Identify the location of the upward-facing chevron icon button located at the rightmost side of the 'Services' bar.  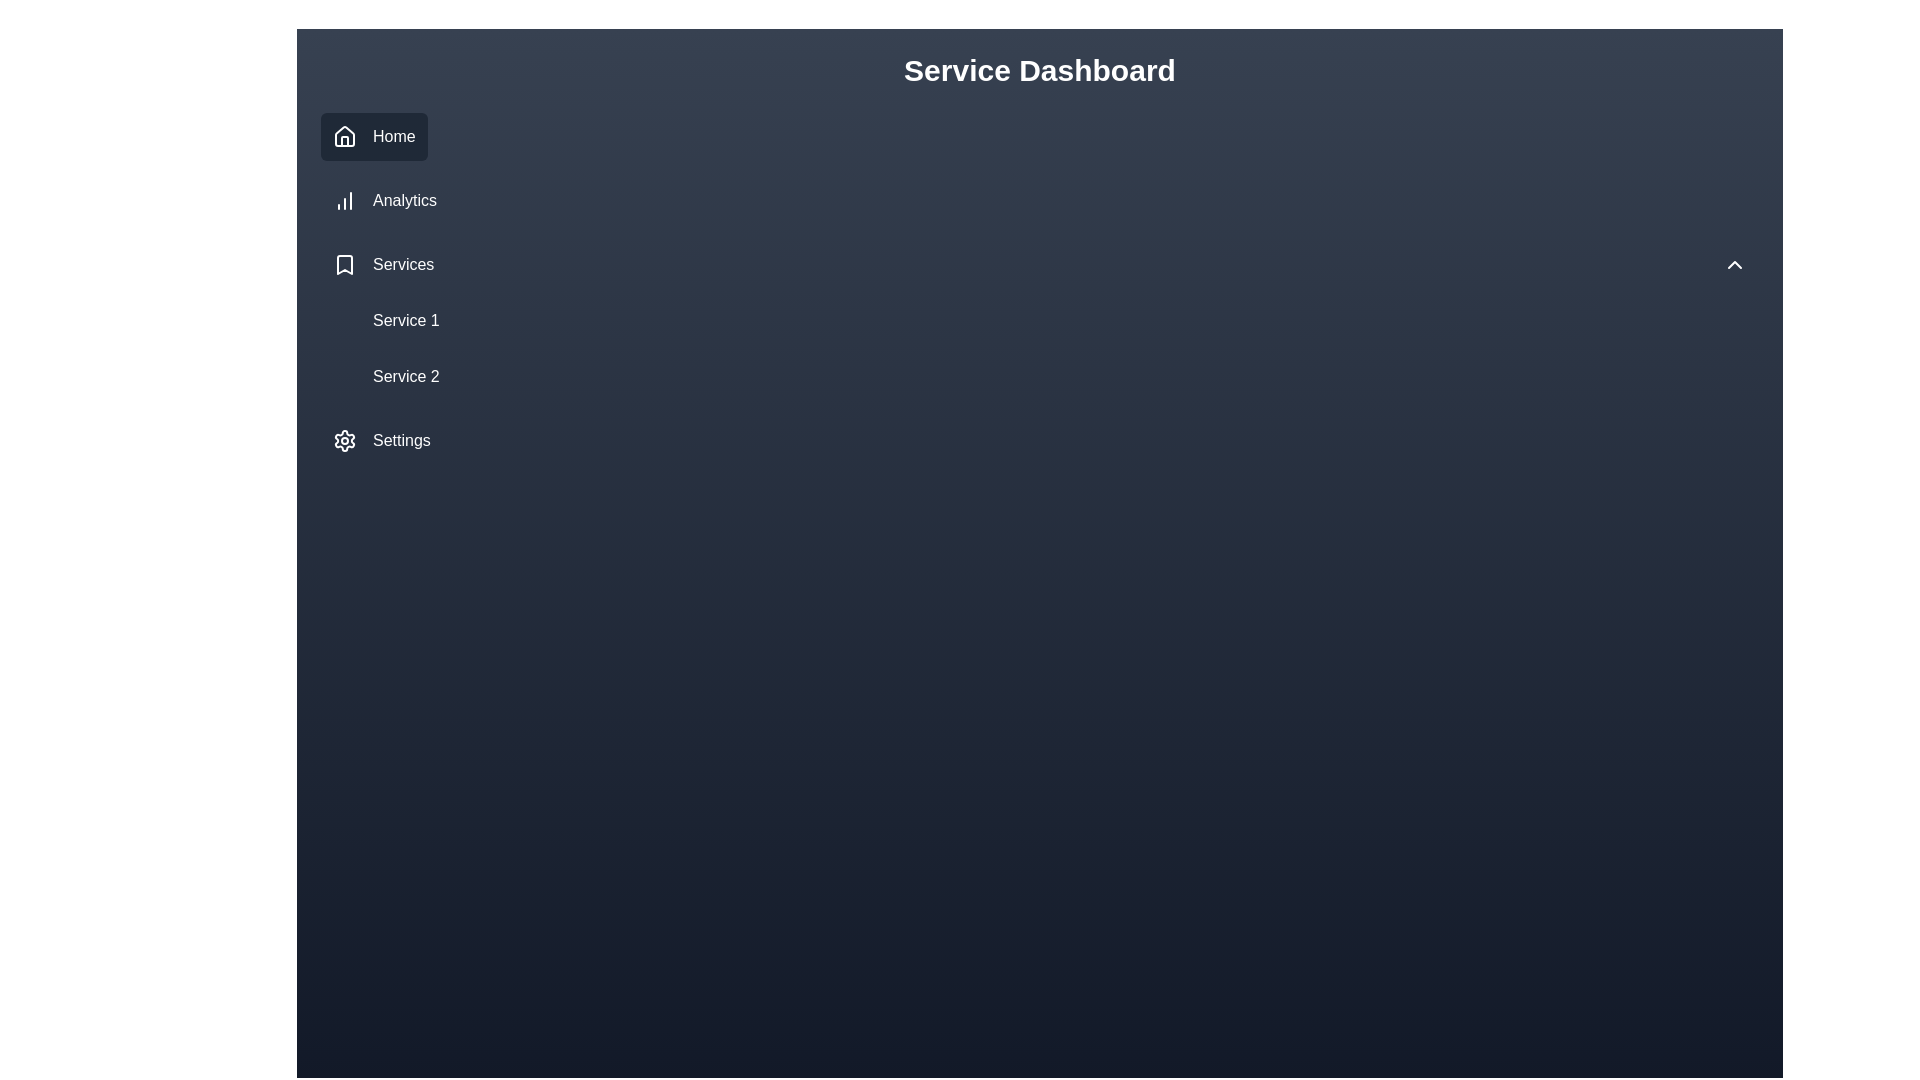
(1733, 264).